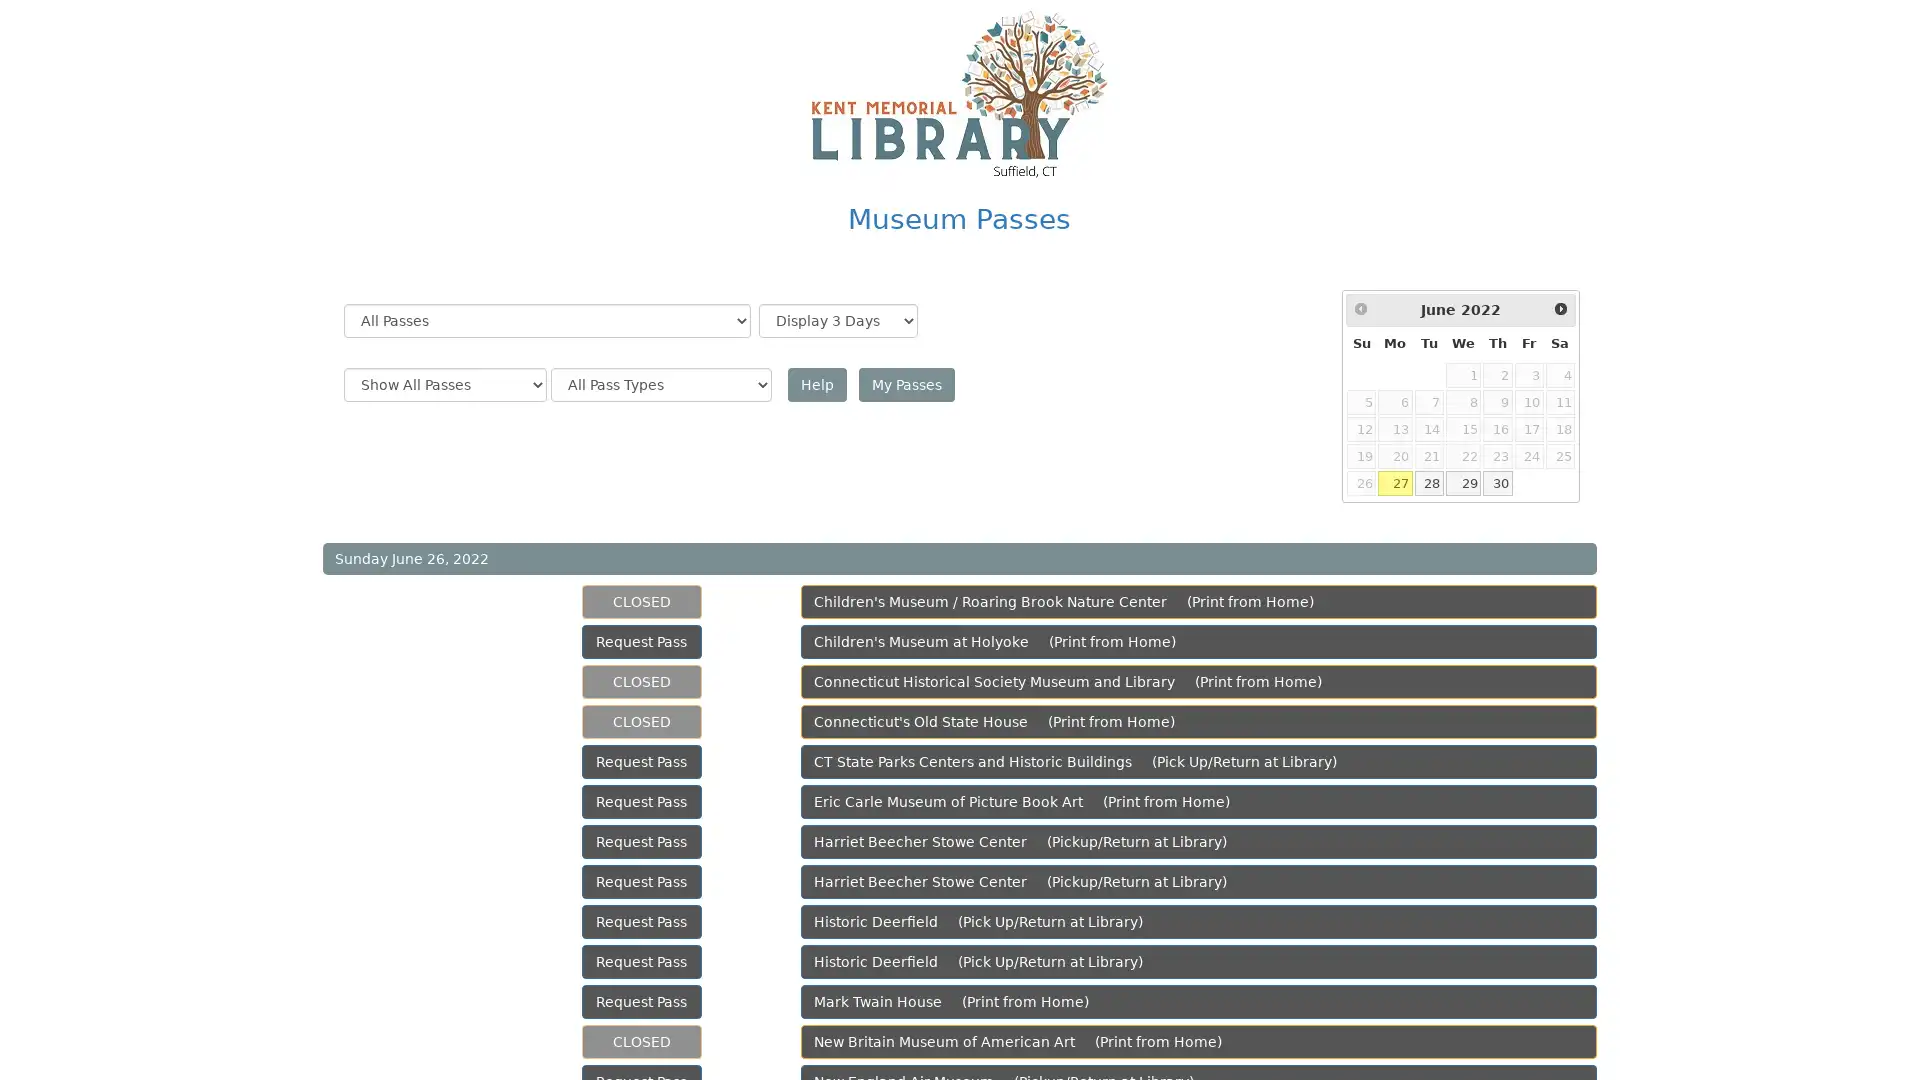  I want to click on Harriet Beecher Stowe Center     (Pickup/Return at Library), so click(1198, 881).